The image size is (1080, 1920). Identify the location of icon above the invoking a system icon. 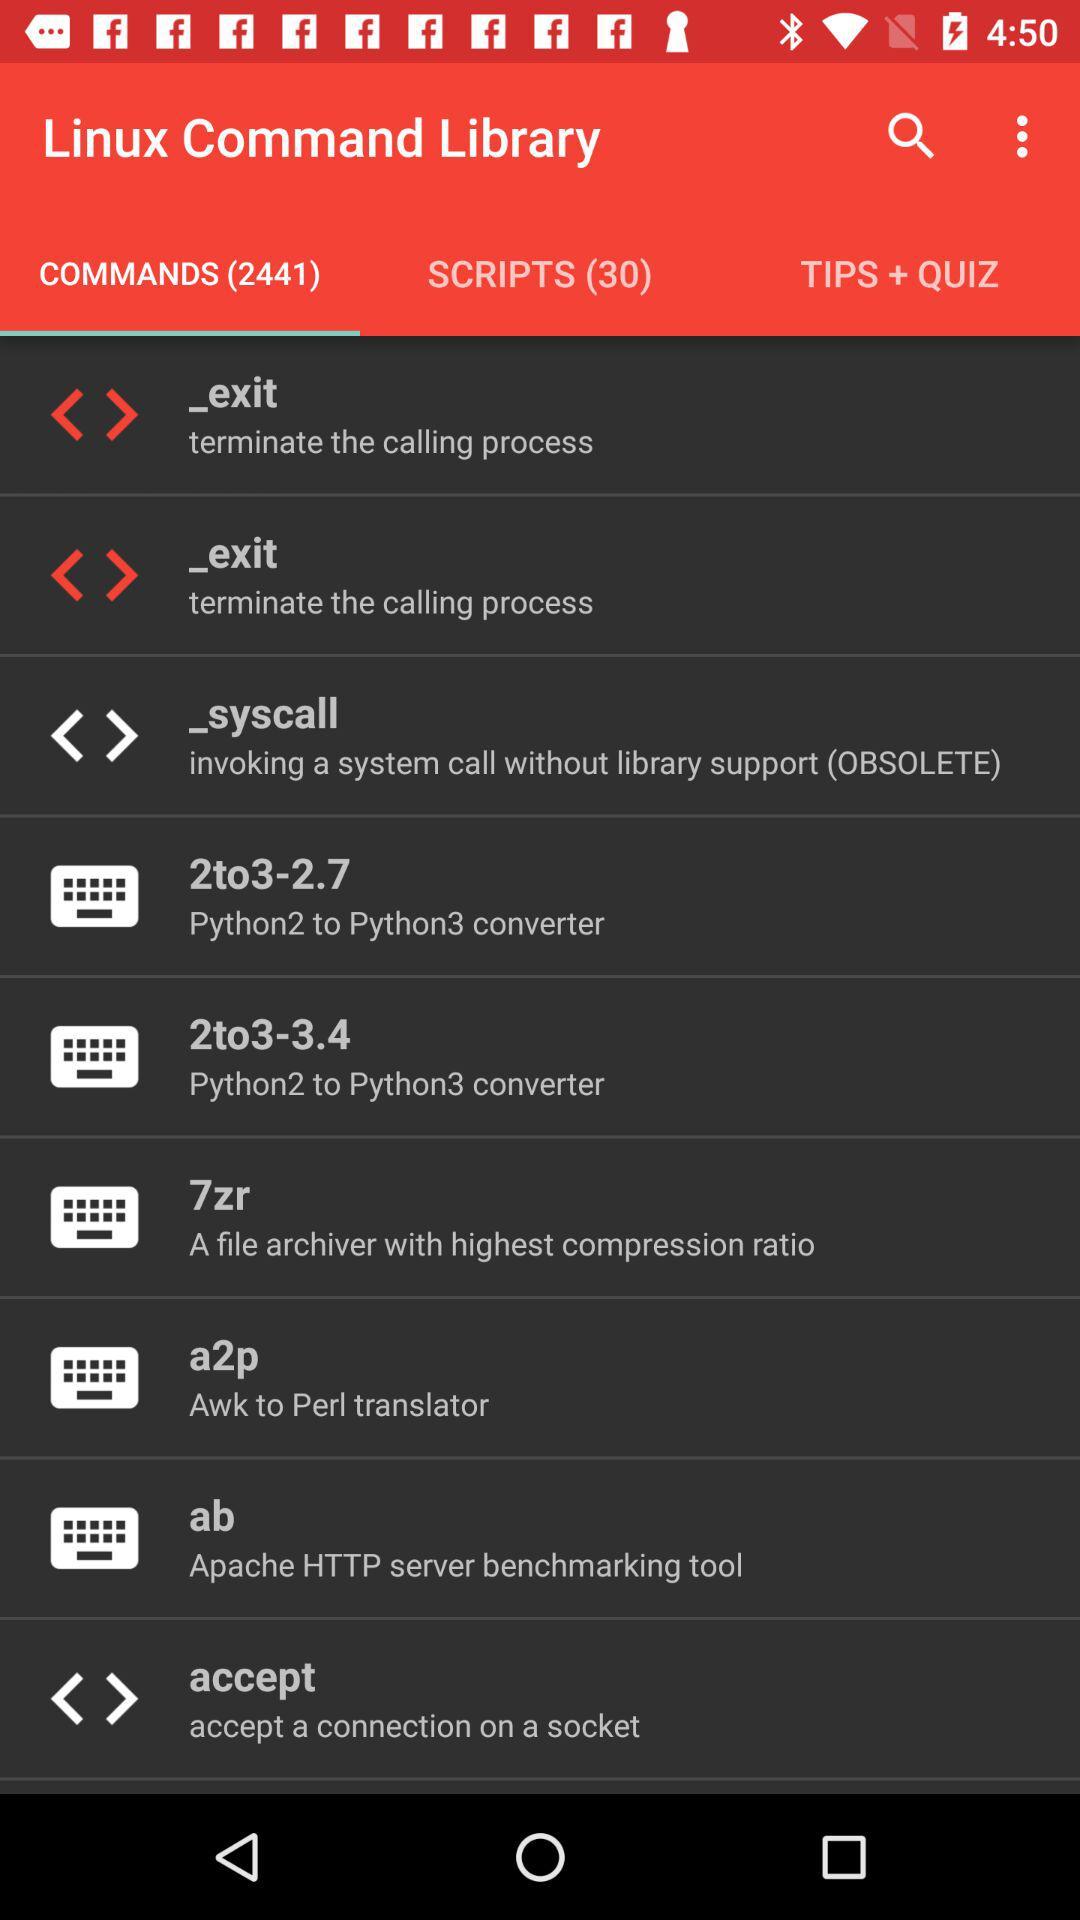
(262, 711).